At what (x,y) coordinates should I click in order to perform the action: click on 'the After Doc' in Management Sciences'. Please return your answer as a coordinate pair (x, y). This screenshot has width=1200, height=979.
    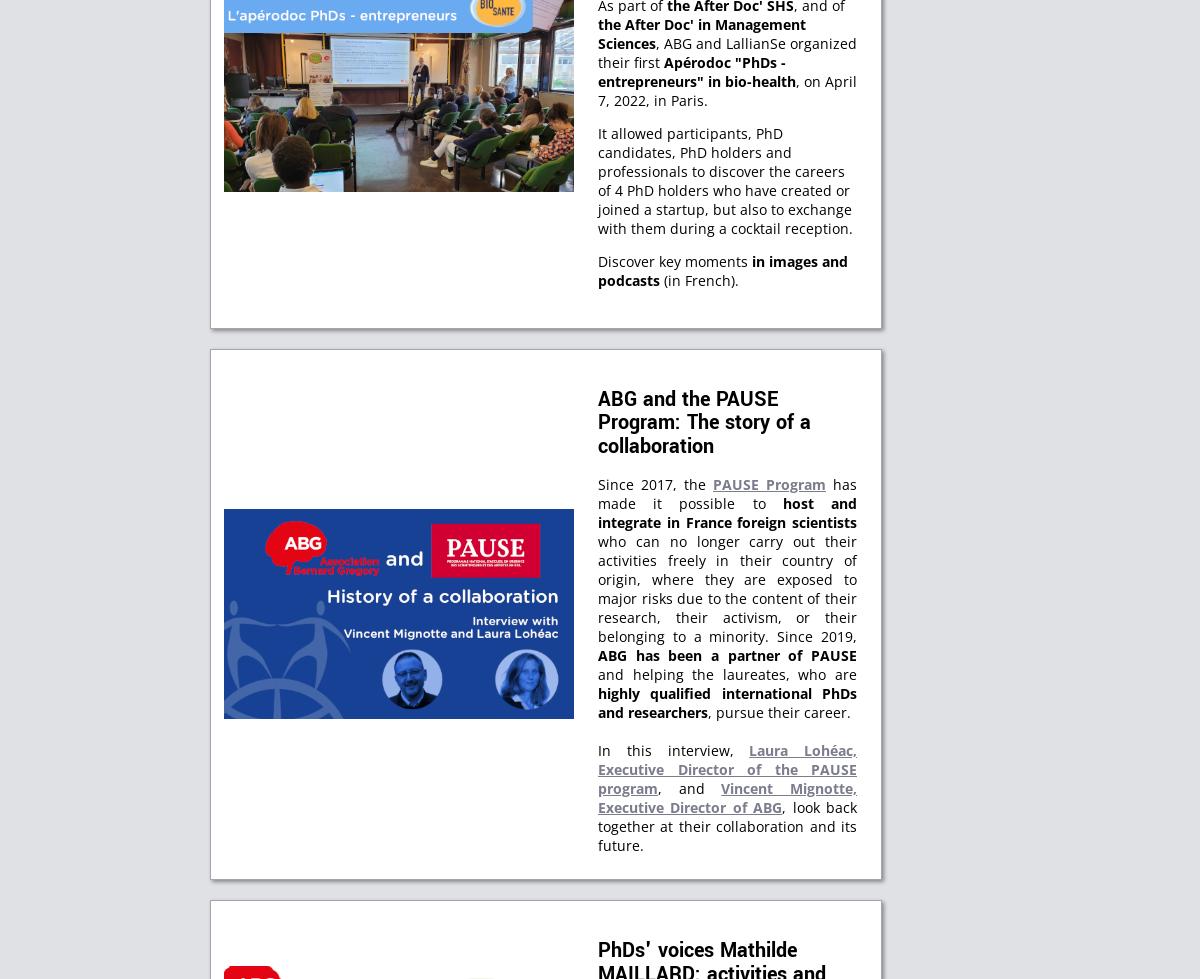
    Looking at the image, I should click on (596, 32).